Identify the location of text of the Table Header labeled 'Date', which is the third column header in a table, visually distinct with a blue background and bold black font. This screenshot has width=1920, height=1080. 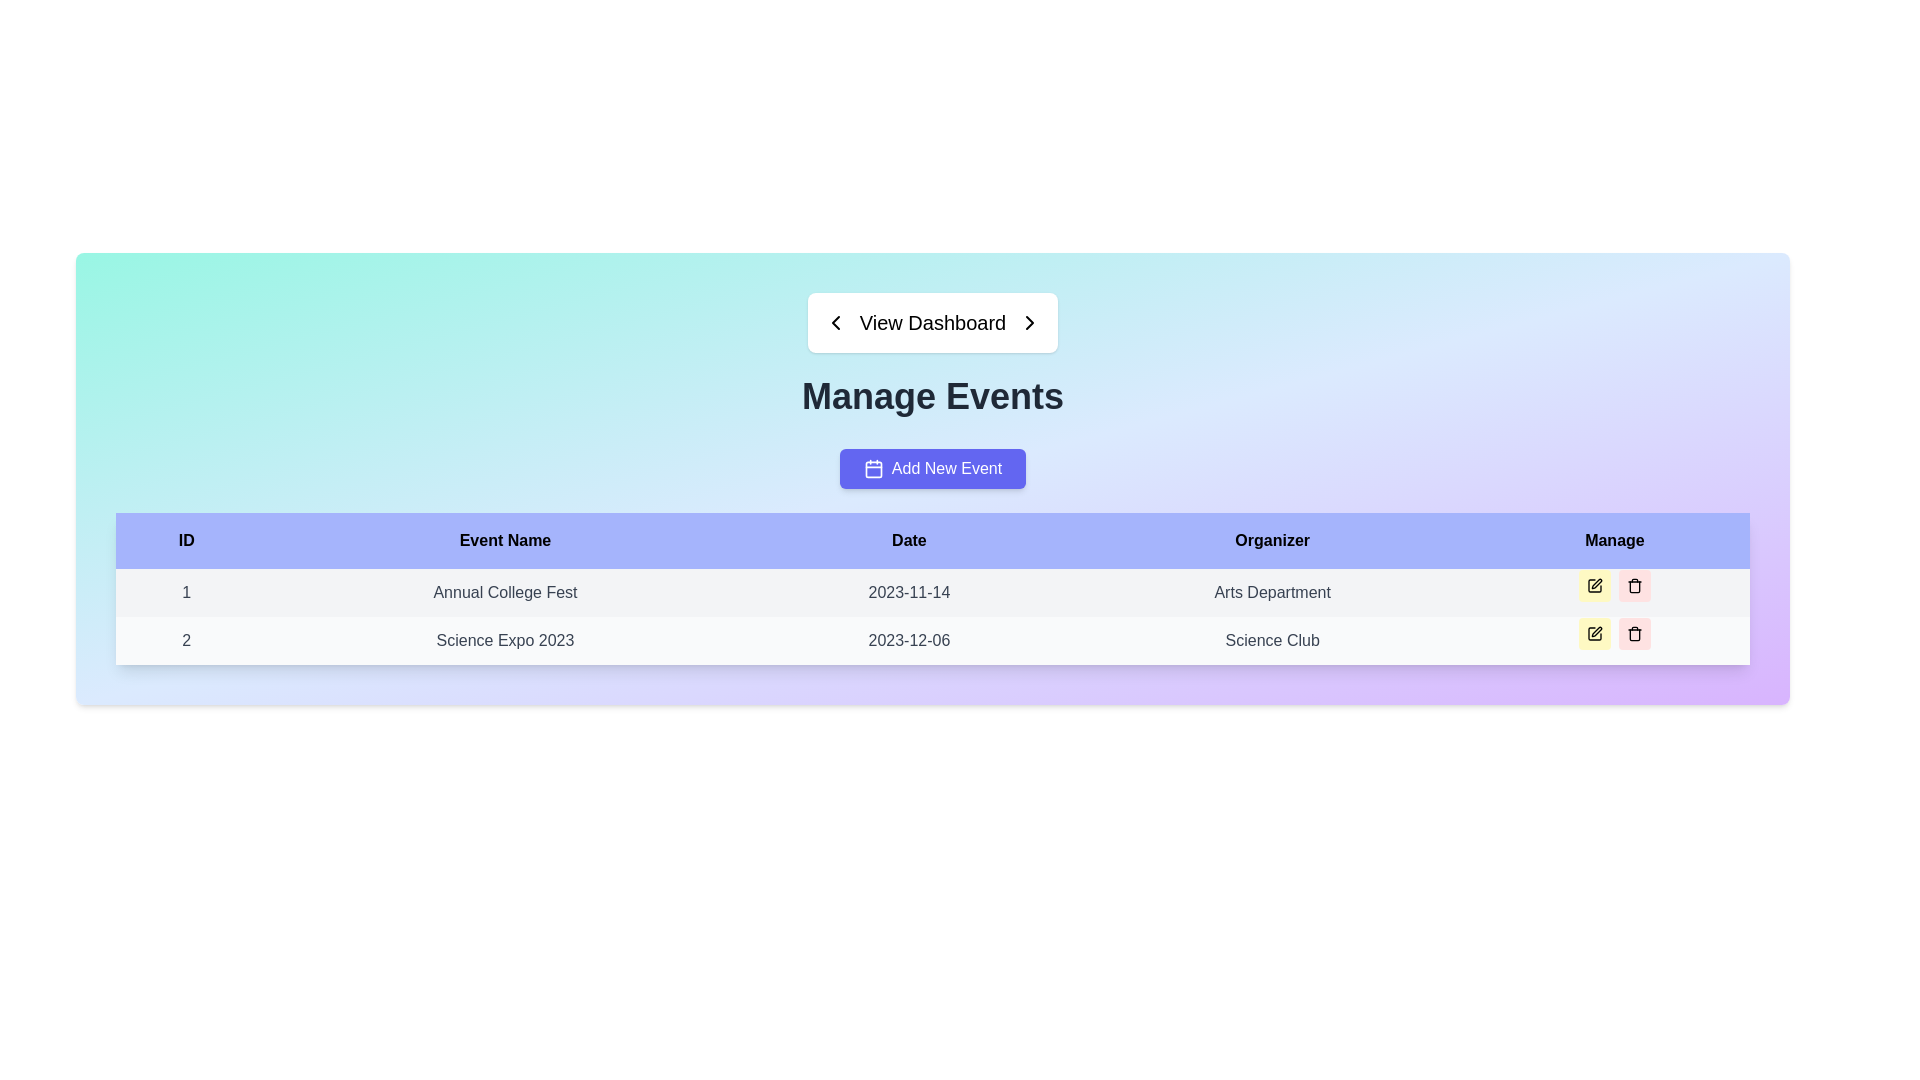
(908, 540).